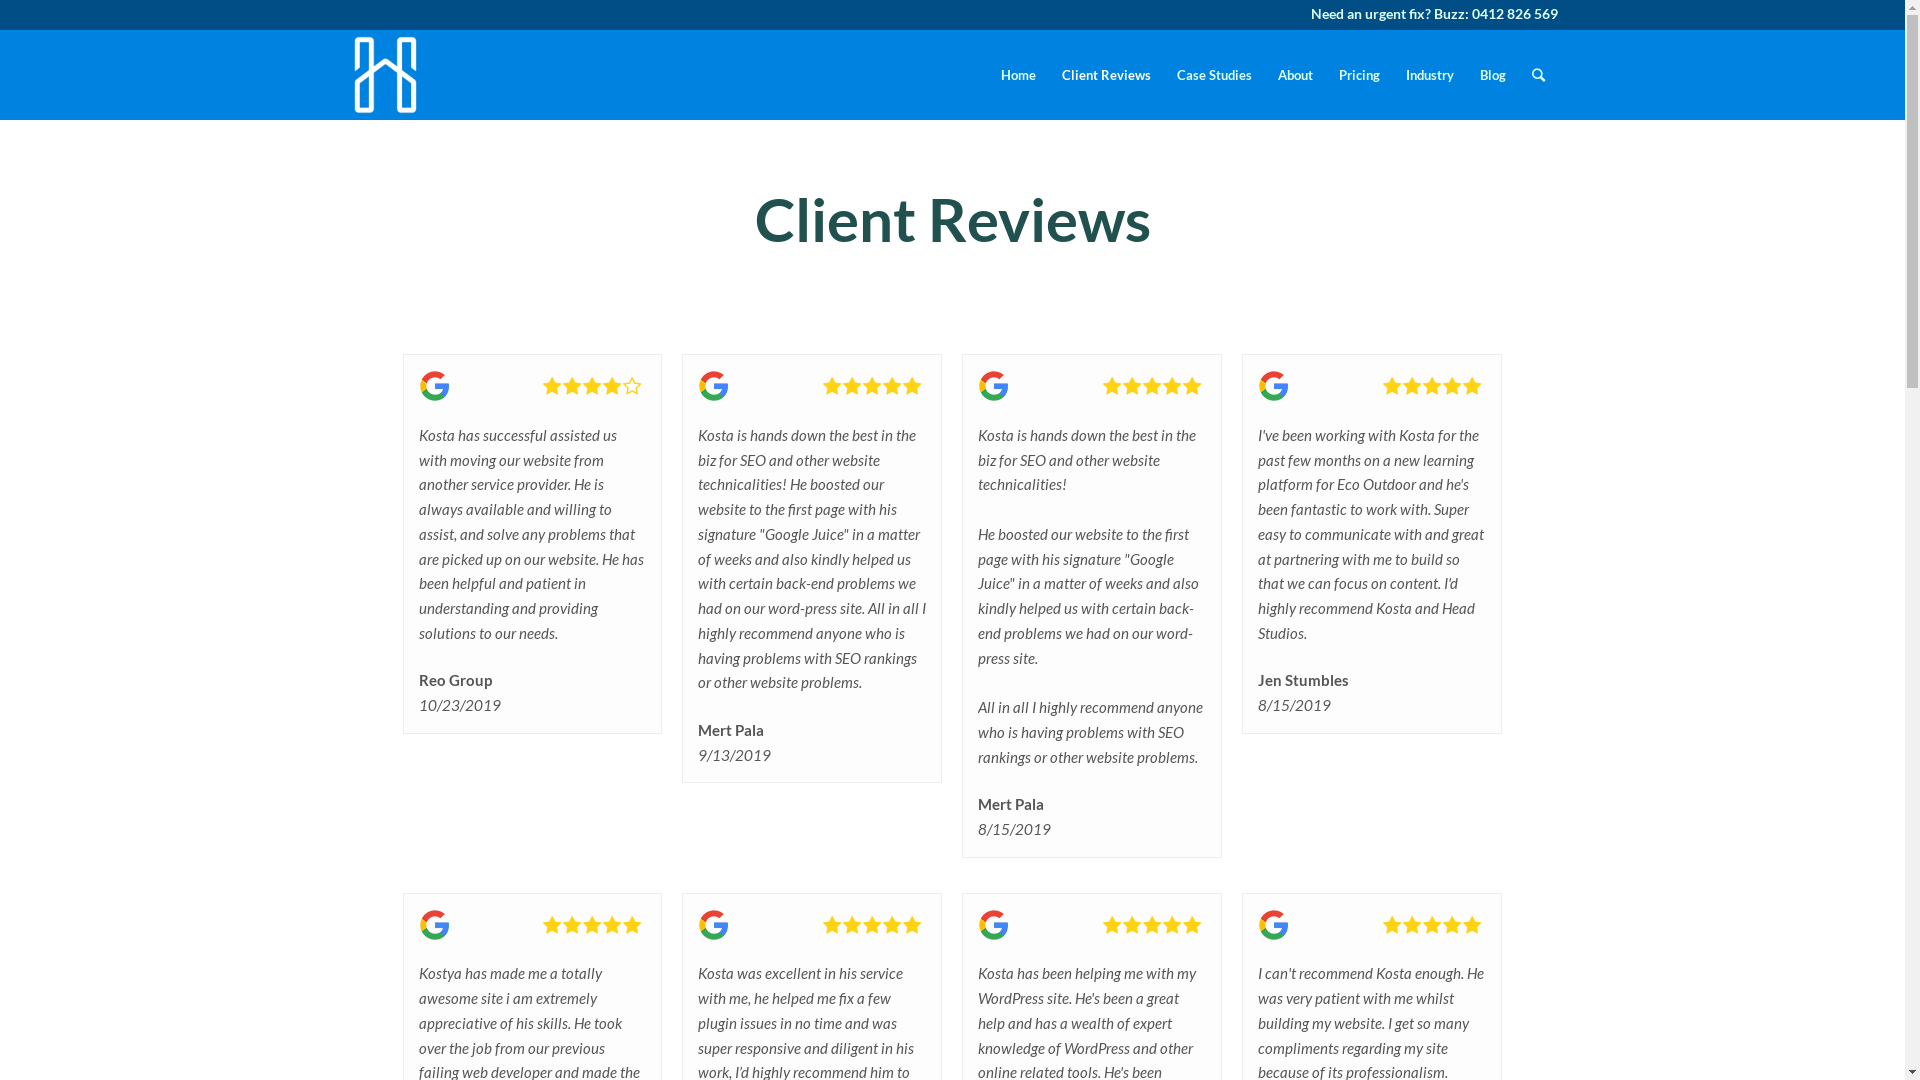 The width and height of the screenshot is (1920, 1080). Describe the element at coordinates (1213, 73) in the screenshot. I see `'Case Studies'` at that location.